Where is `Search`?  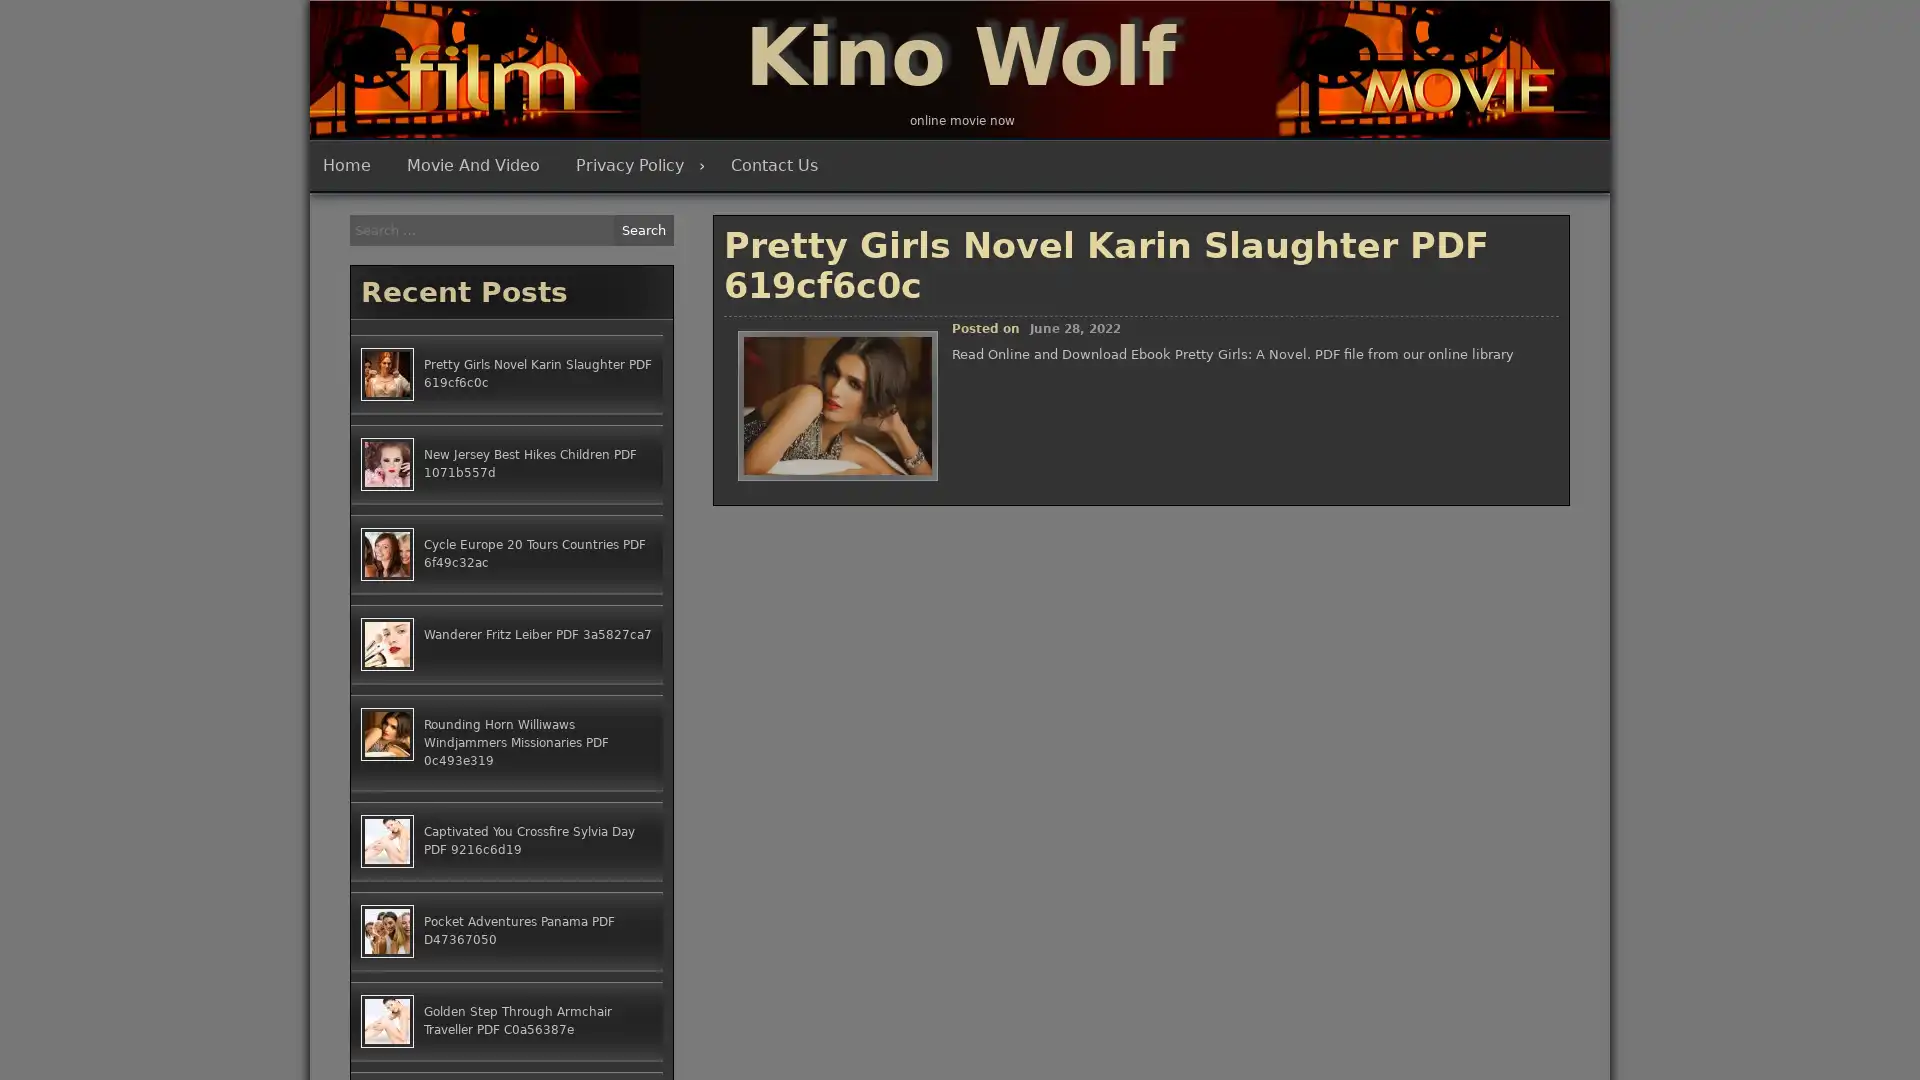
Search is located at coordinates (643, 229).